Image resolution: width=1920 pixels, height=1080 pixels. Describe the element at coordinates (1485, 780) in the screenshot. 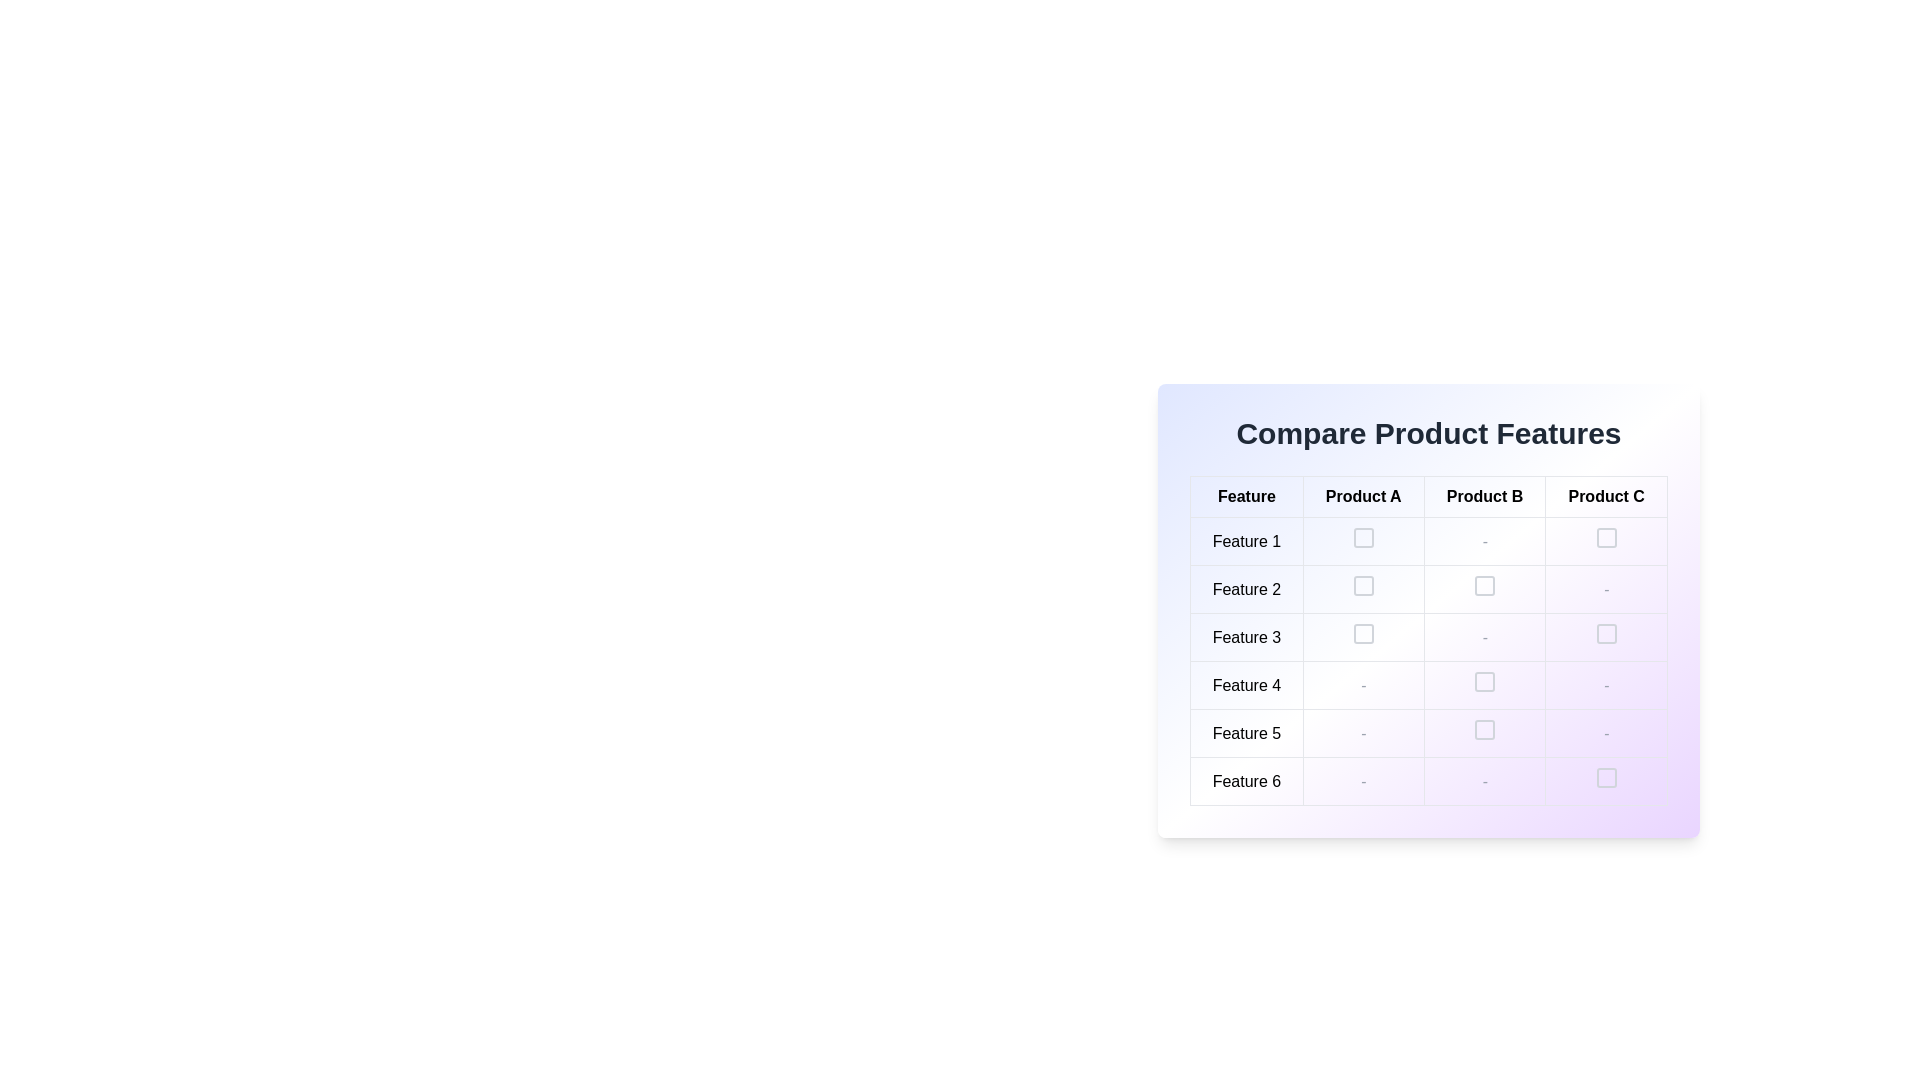

I see `the table cell containing a dash symbol, styled with gray color and centered italic font, located in the sixth row under the 'Product B' column of the 'Compare Product Features' table` at that location.